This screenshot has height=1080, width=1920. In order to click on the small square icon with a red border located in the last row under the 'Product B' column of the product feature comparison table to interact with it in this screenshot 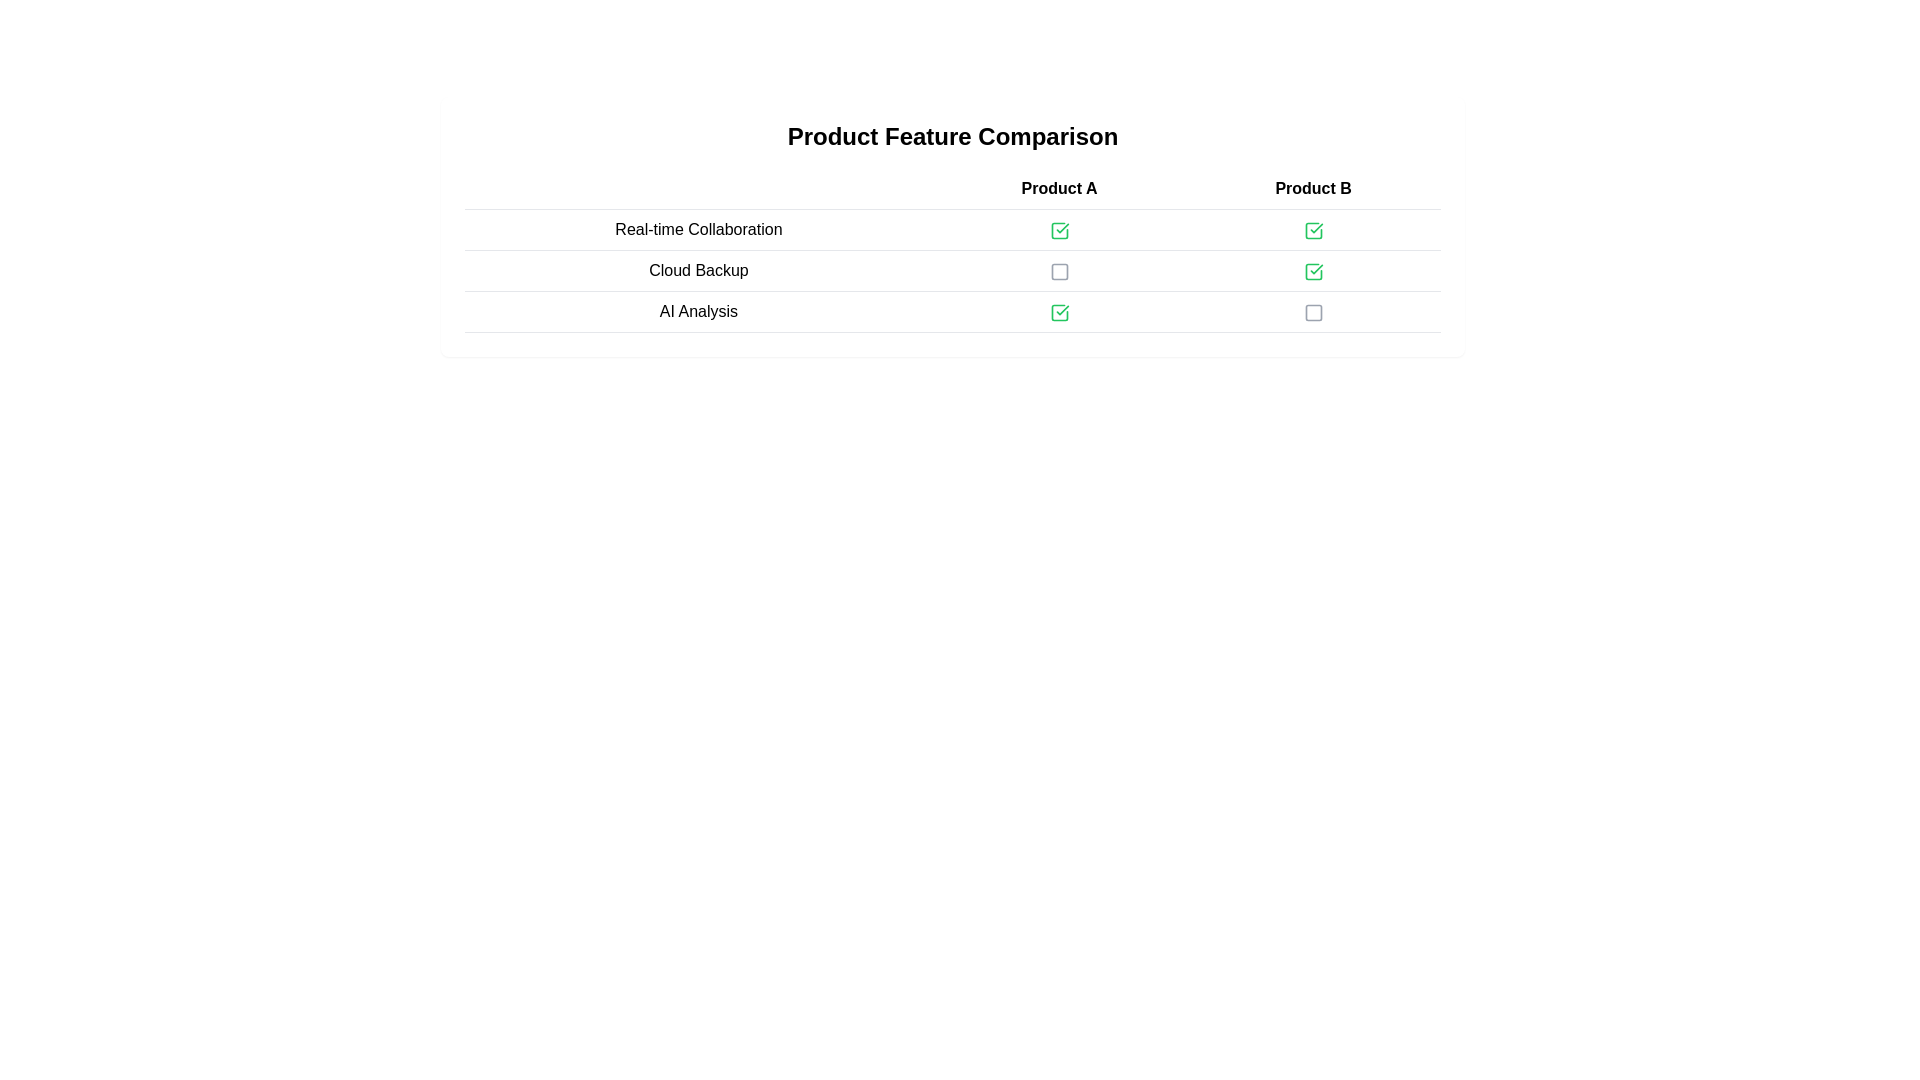, I will do `click(1313, 312)`.